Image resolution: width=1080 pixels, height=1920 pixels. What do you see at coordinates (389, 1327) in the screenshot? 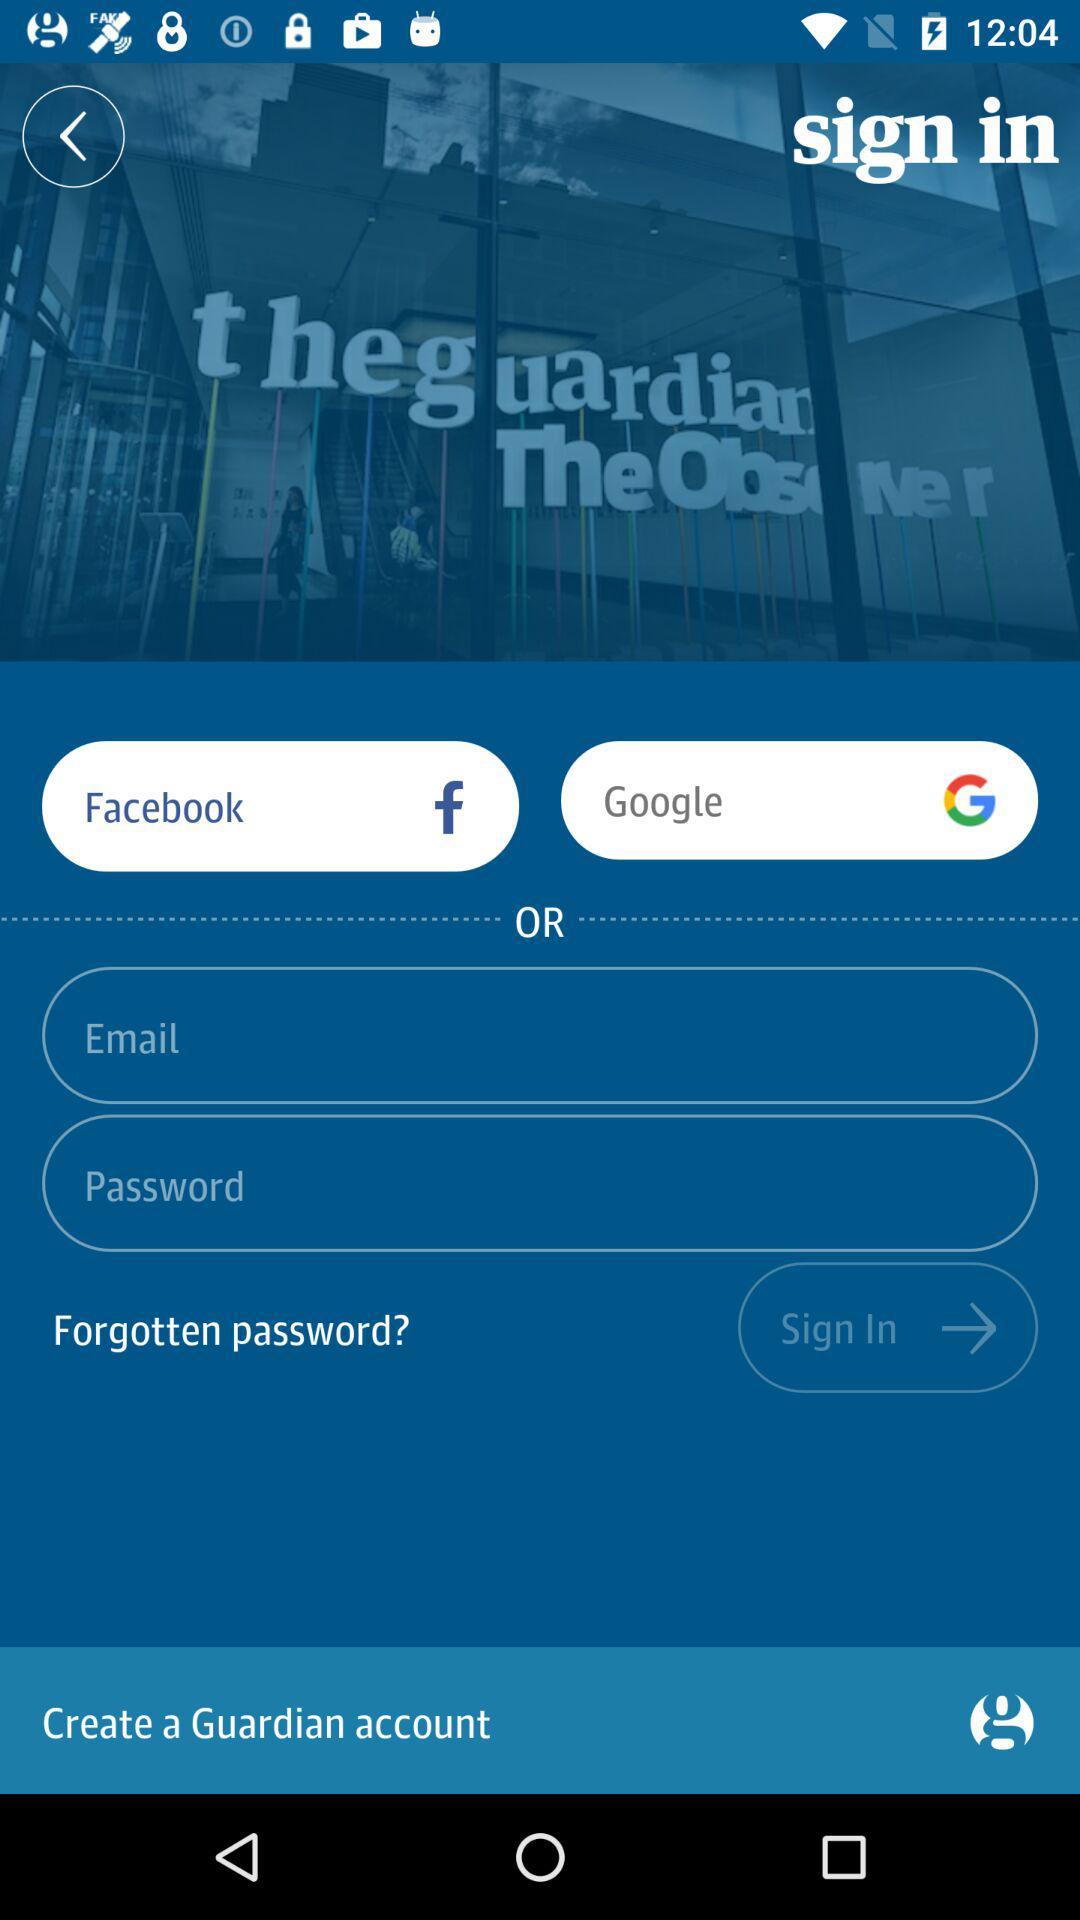
I see `item next to sign in item` at bounding box center [389, 1327].